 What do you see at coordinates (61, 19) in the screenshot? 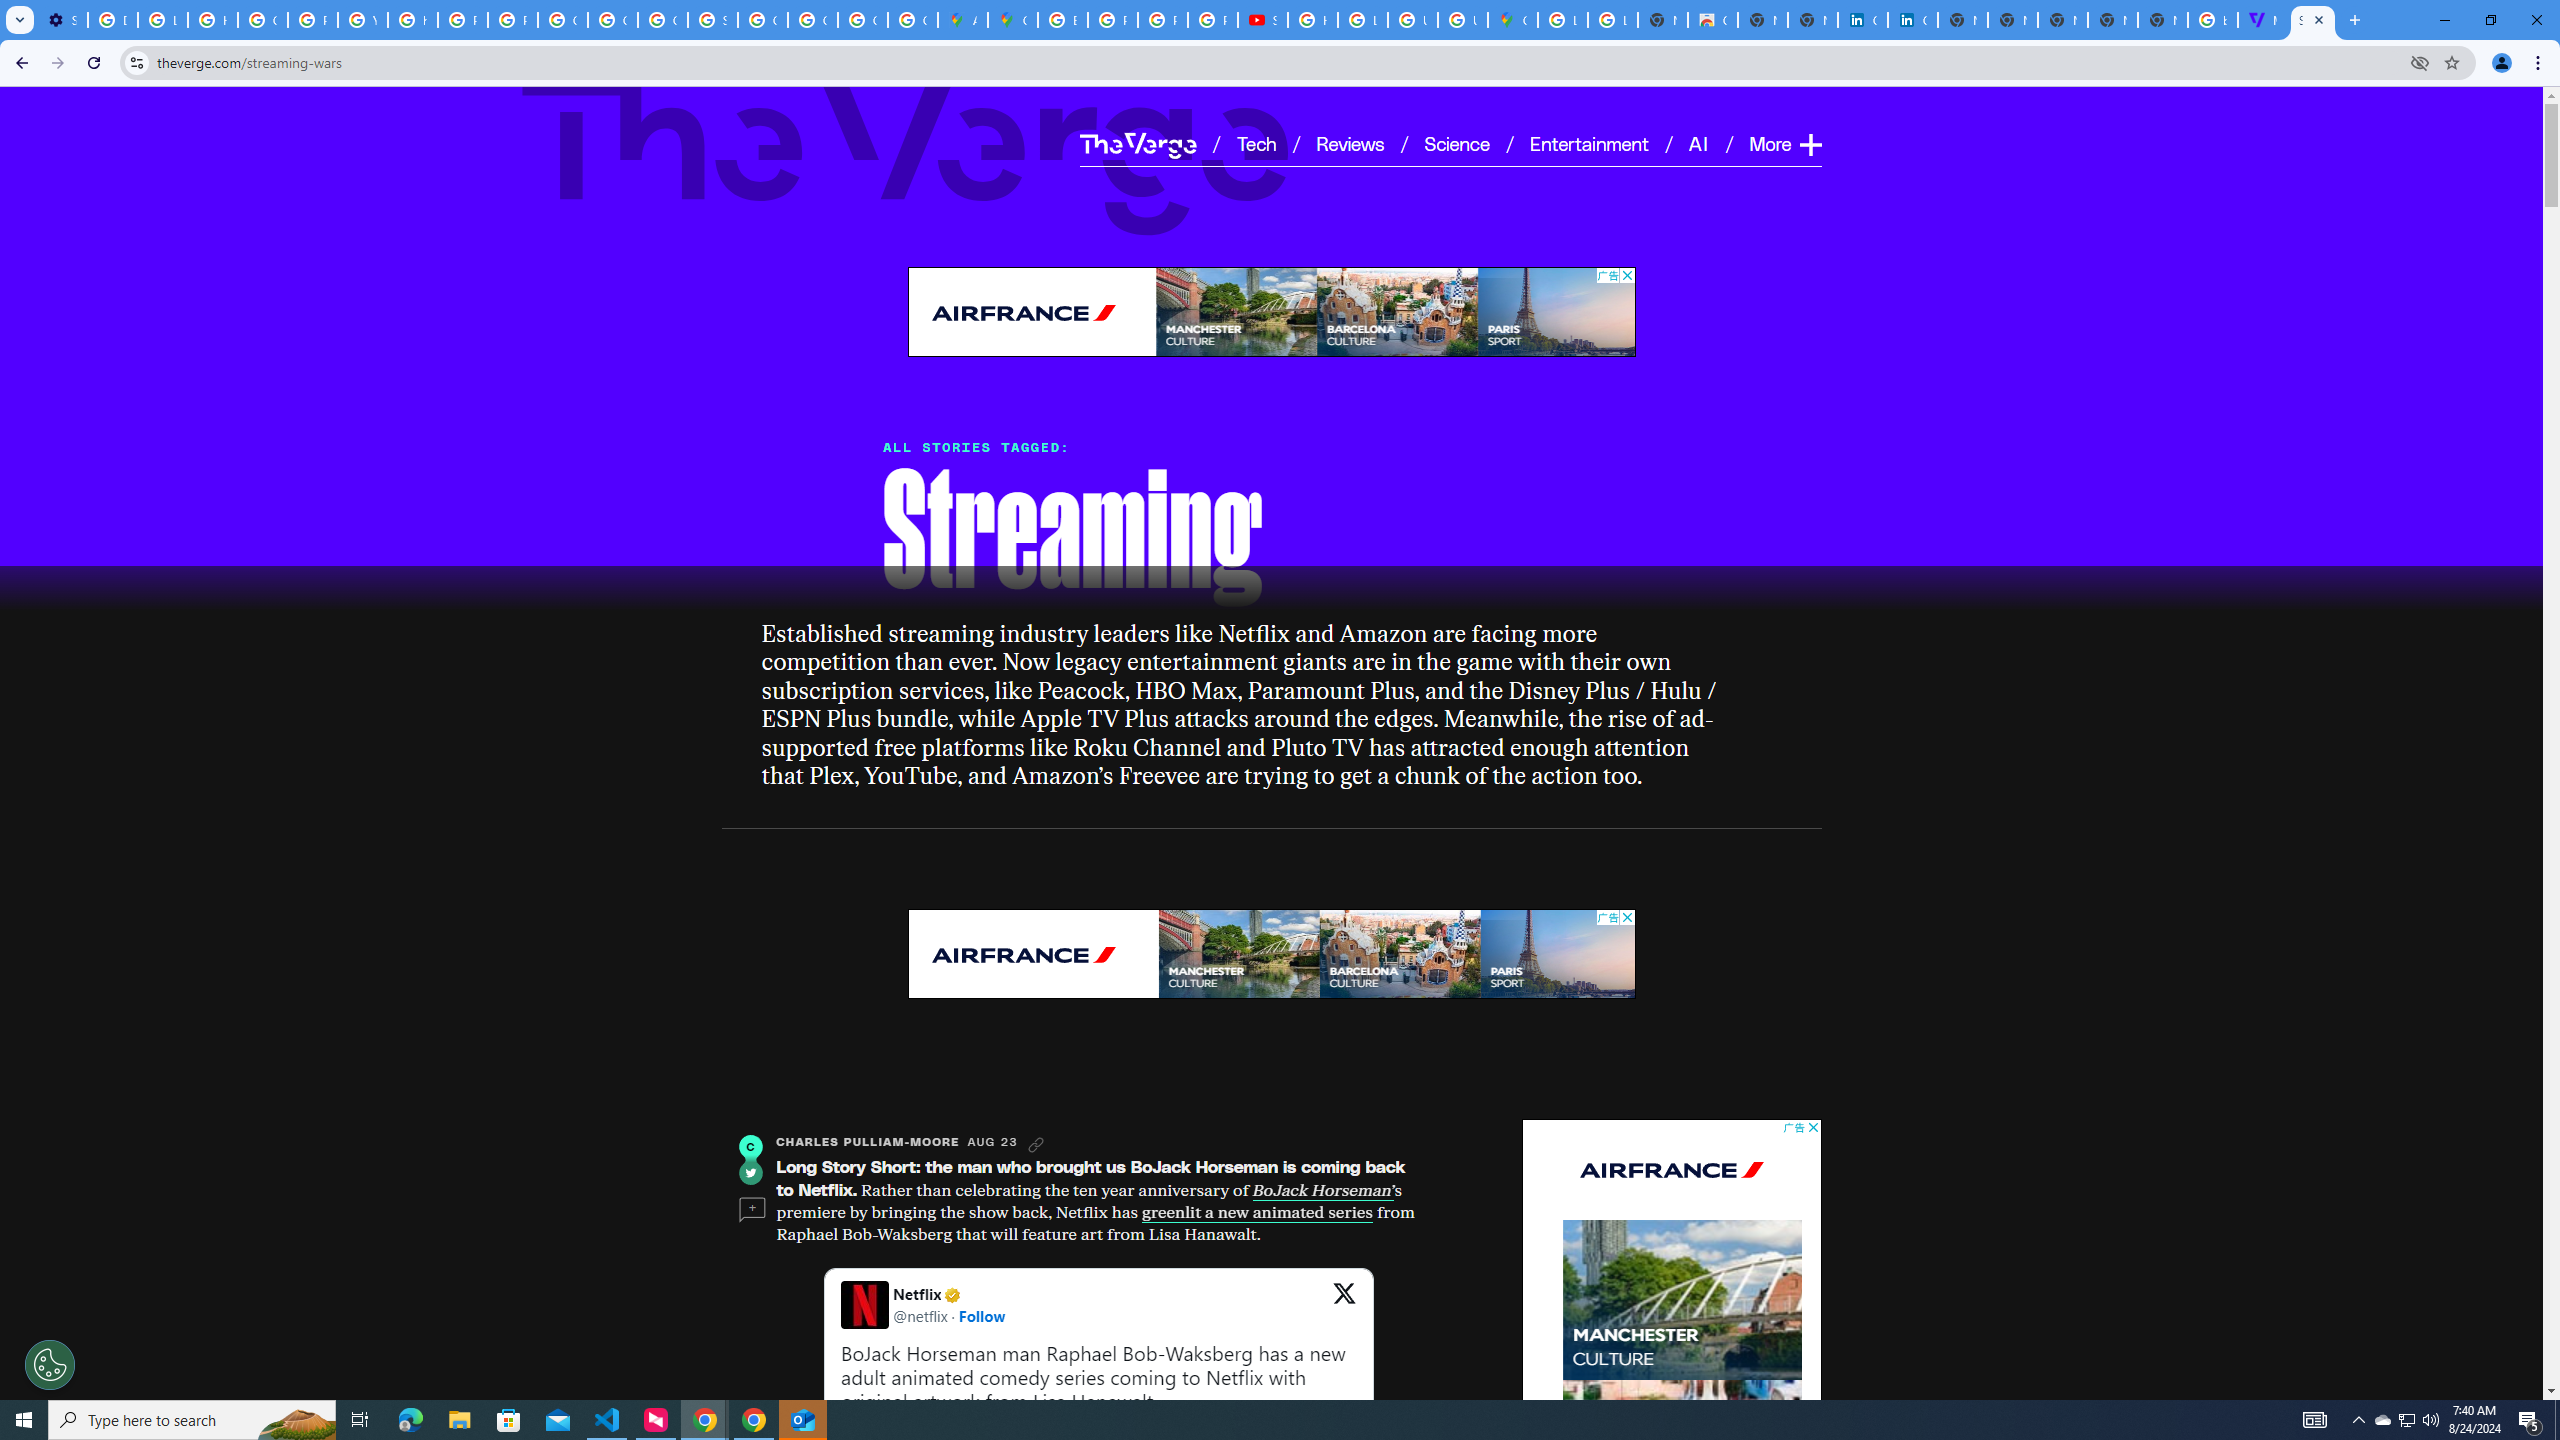
I see `'Settings - Customize profile'` at bounding box center [61, 19].